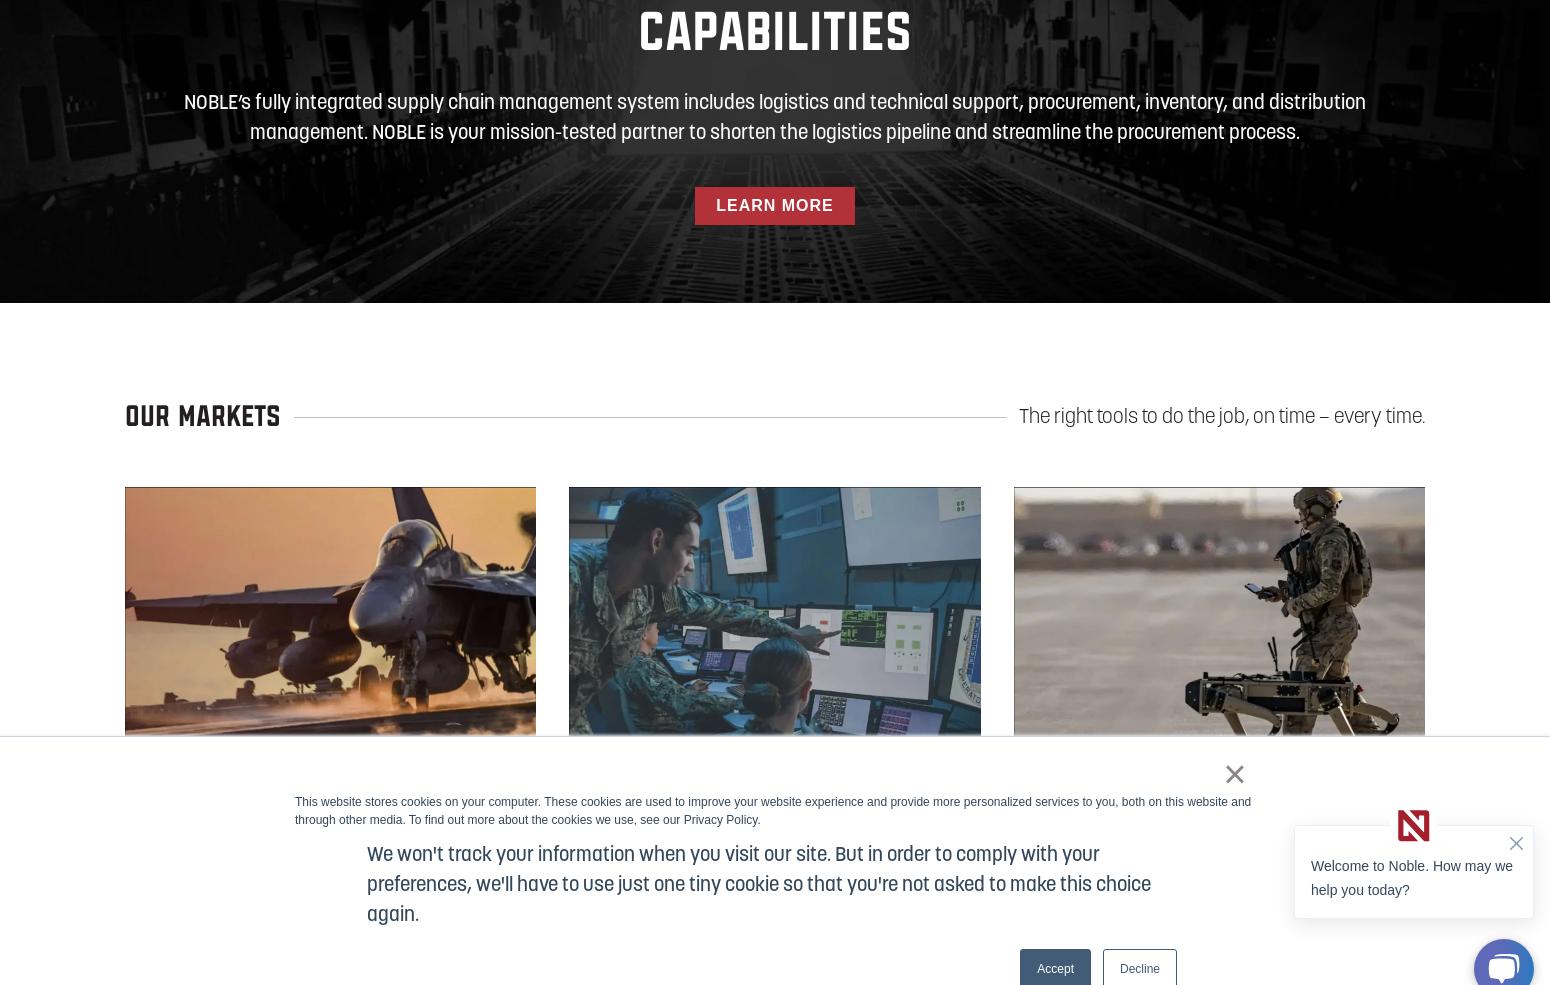  Describe the element at coordinates (1138, 969) in the screenshot. I see `'Decline'` at that location.